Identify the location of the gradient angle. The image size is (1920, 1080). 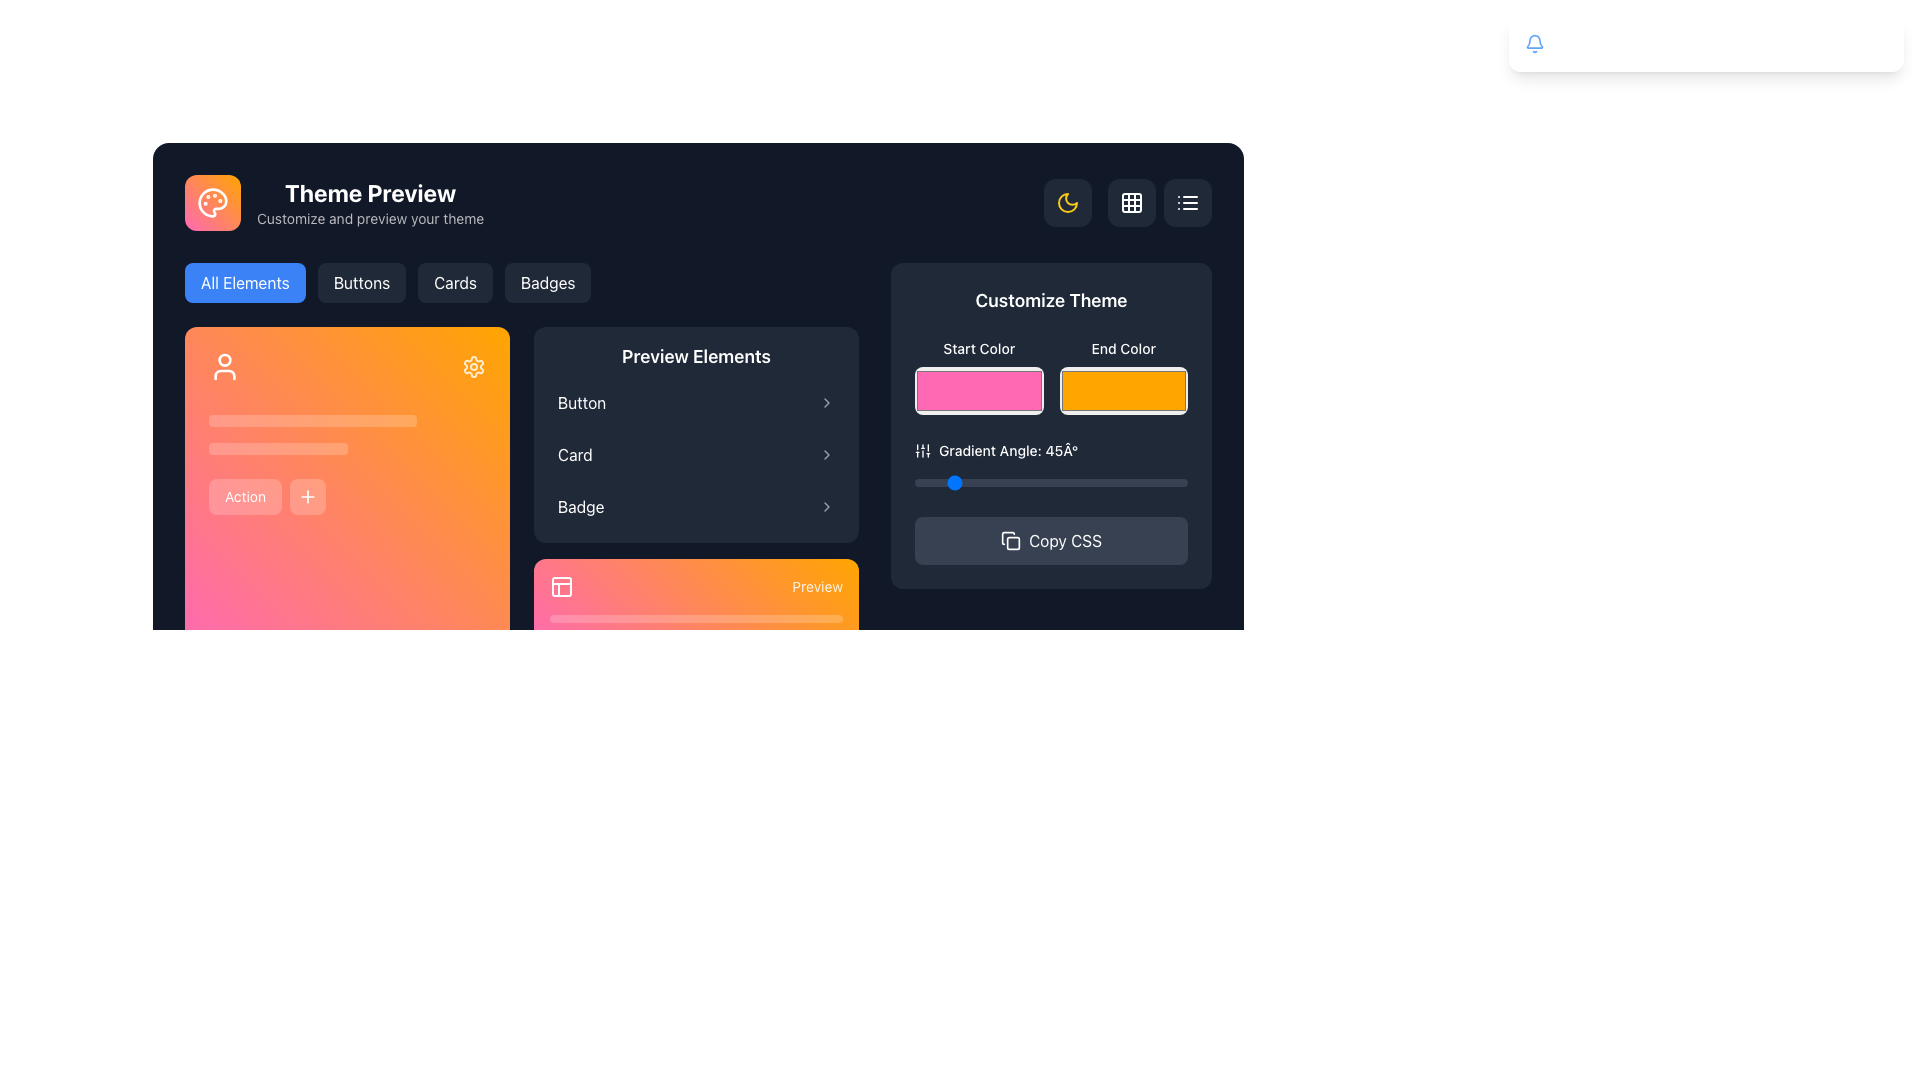
(998, 482).